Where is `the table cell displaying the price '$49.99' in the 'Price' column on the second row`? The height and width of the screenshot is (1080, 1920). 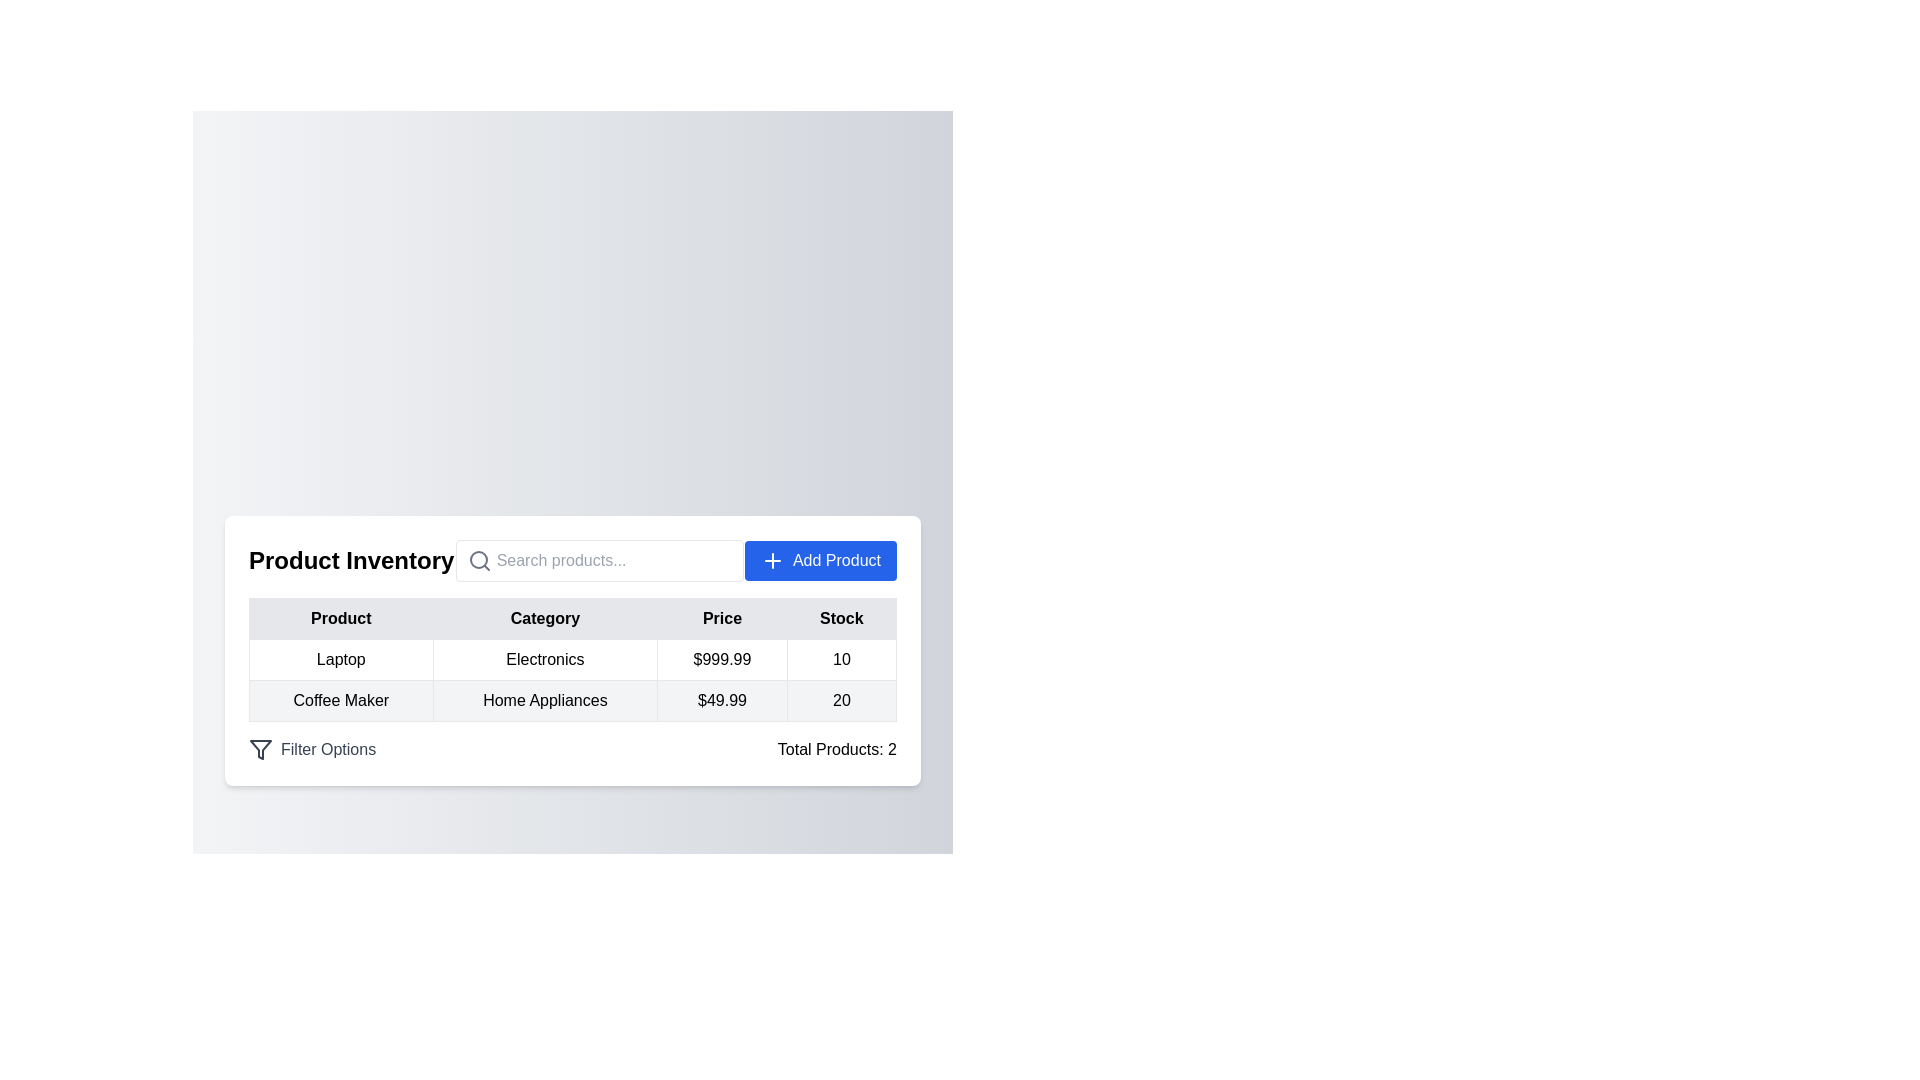
the table cell displaying the price '$49.99' in the 'Price' column on the second row is located at coordinates (721, 700).